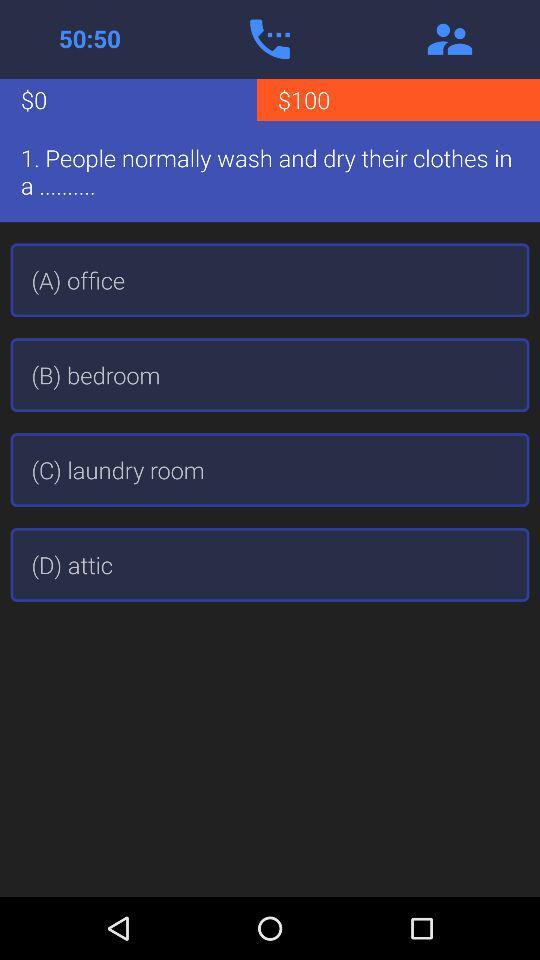 This screenshot has height=960, width=540. I want to click on app below (c) laundry room item, so click(270, 564).